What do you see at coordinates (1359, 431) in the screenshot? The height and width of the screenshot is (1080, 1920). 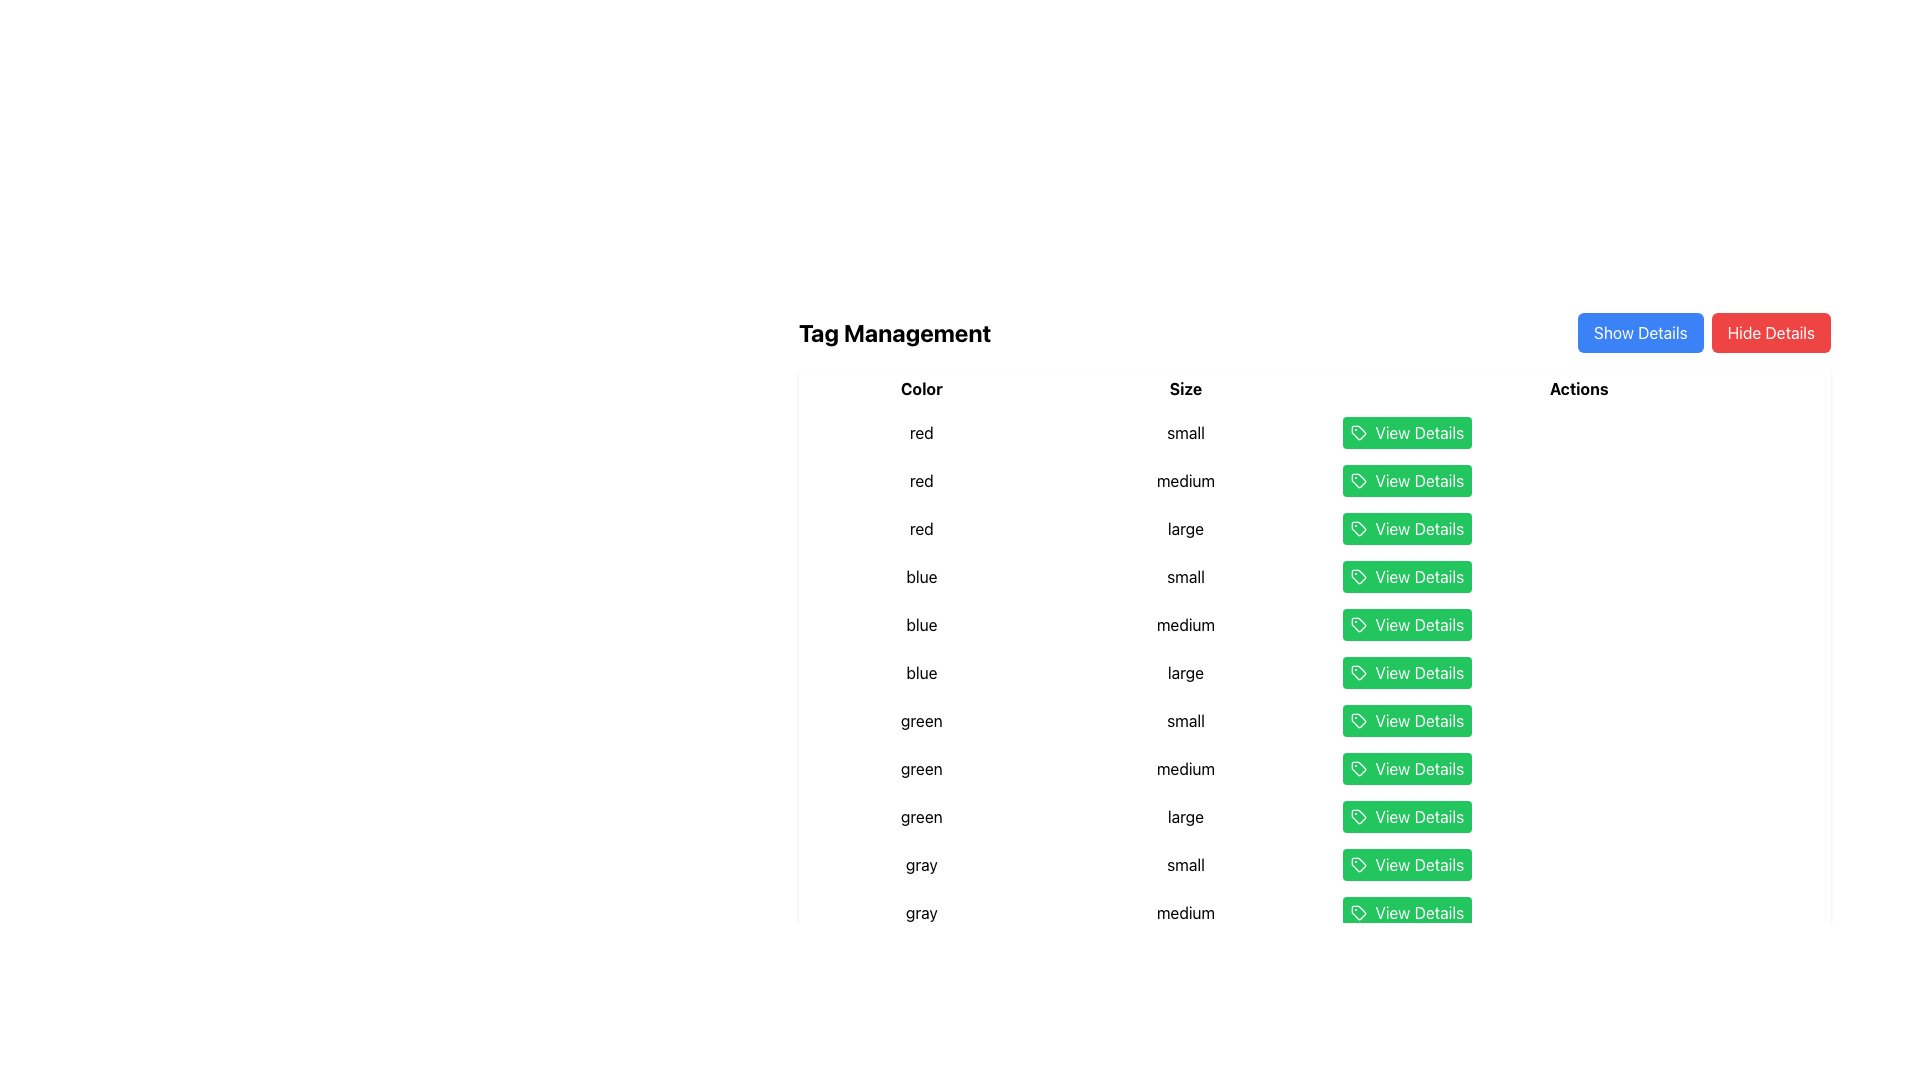 I see `the tag-shaped icon located in the Actions column of the first row in the data table, which is adjacent to the green 'View Details' button` at bounding box center [1359, 431].